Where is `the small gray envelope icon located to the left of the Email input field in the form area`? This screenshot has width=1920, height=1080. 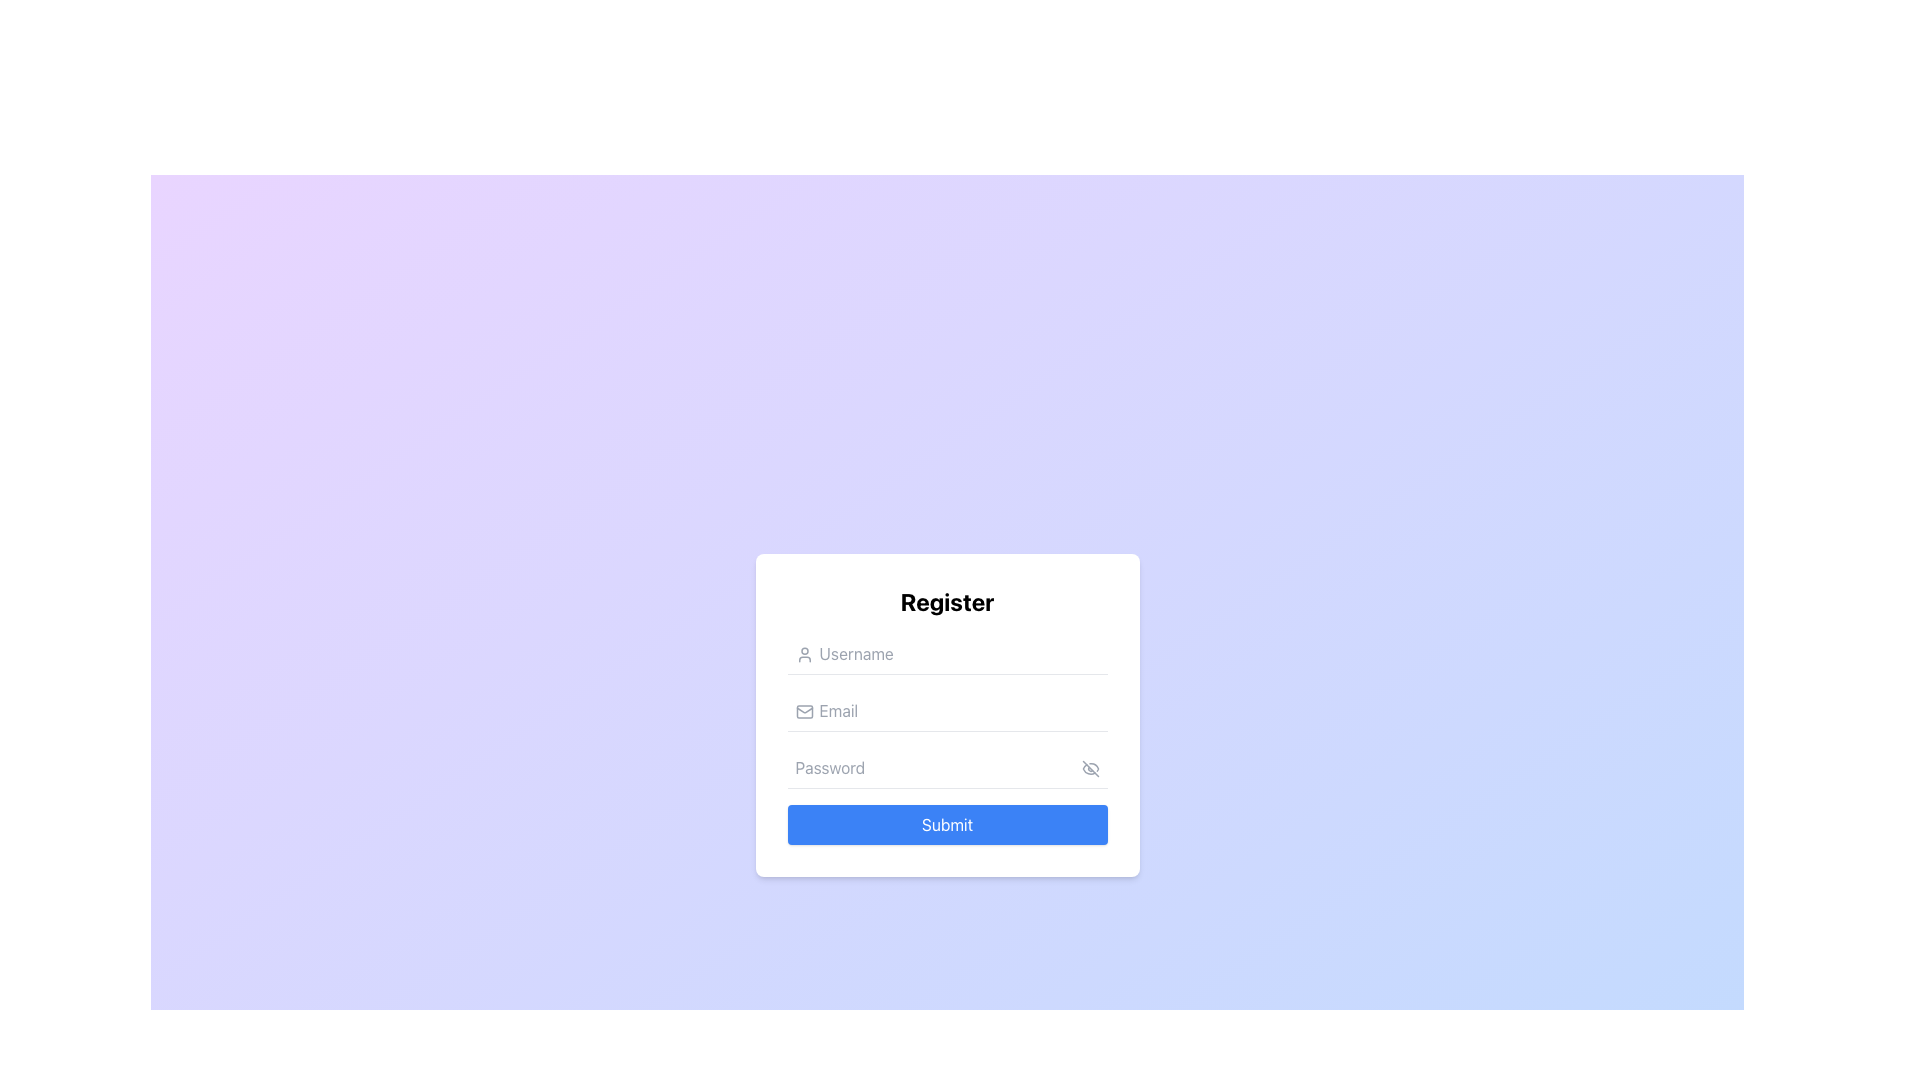 the small gray envelope icon located to the left of the Email input field in the form area is located at coordinates (804, 710).